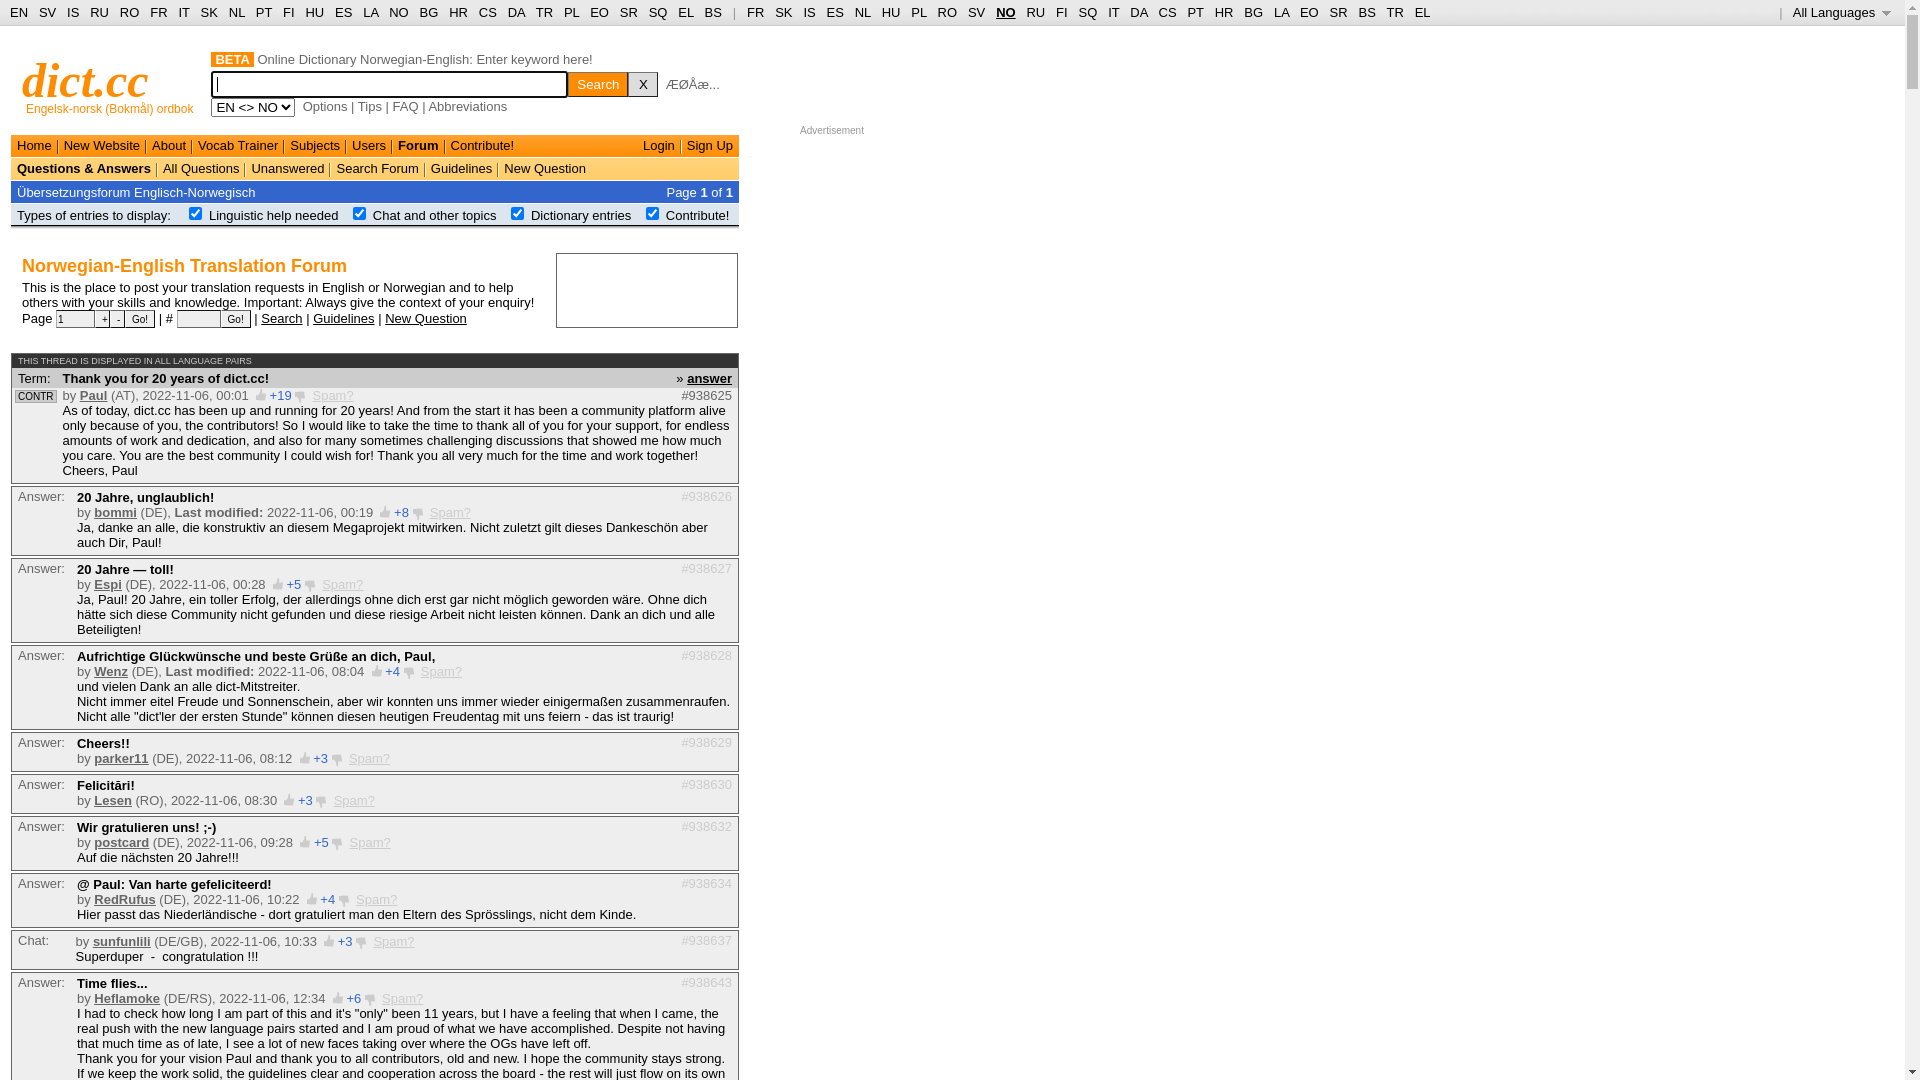  I want to click on '+3', so click(311, 758).